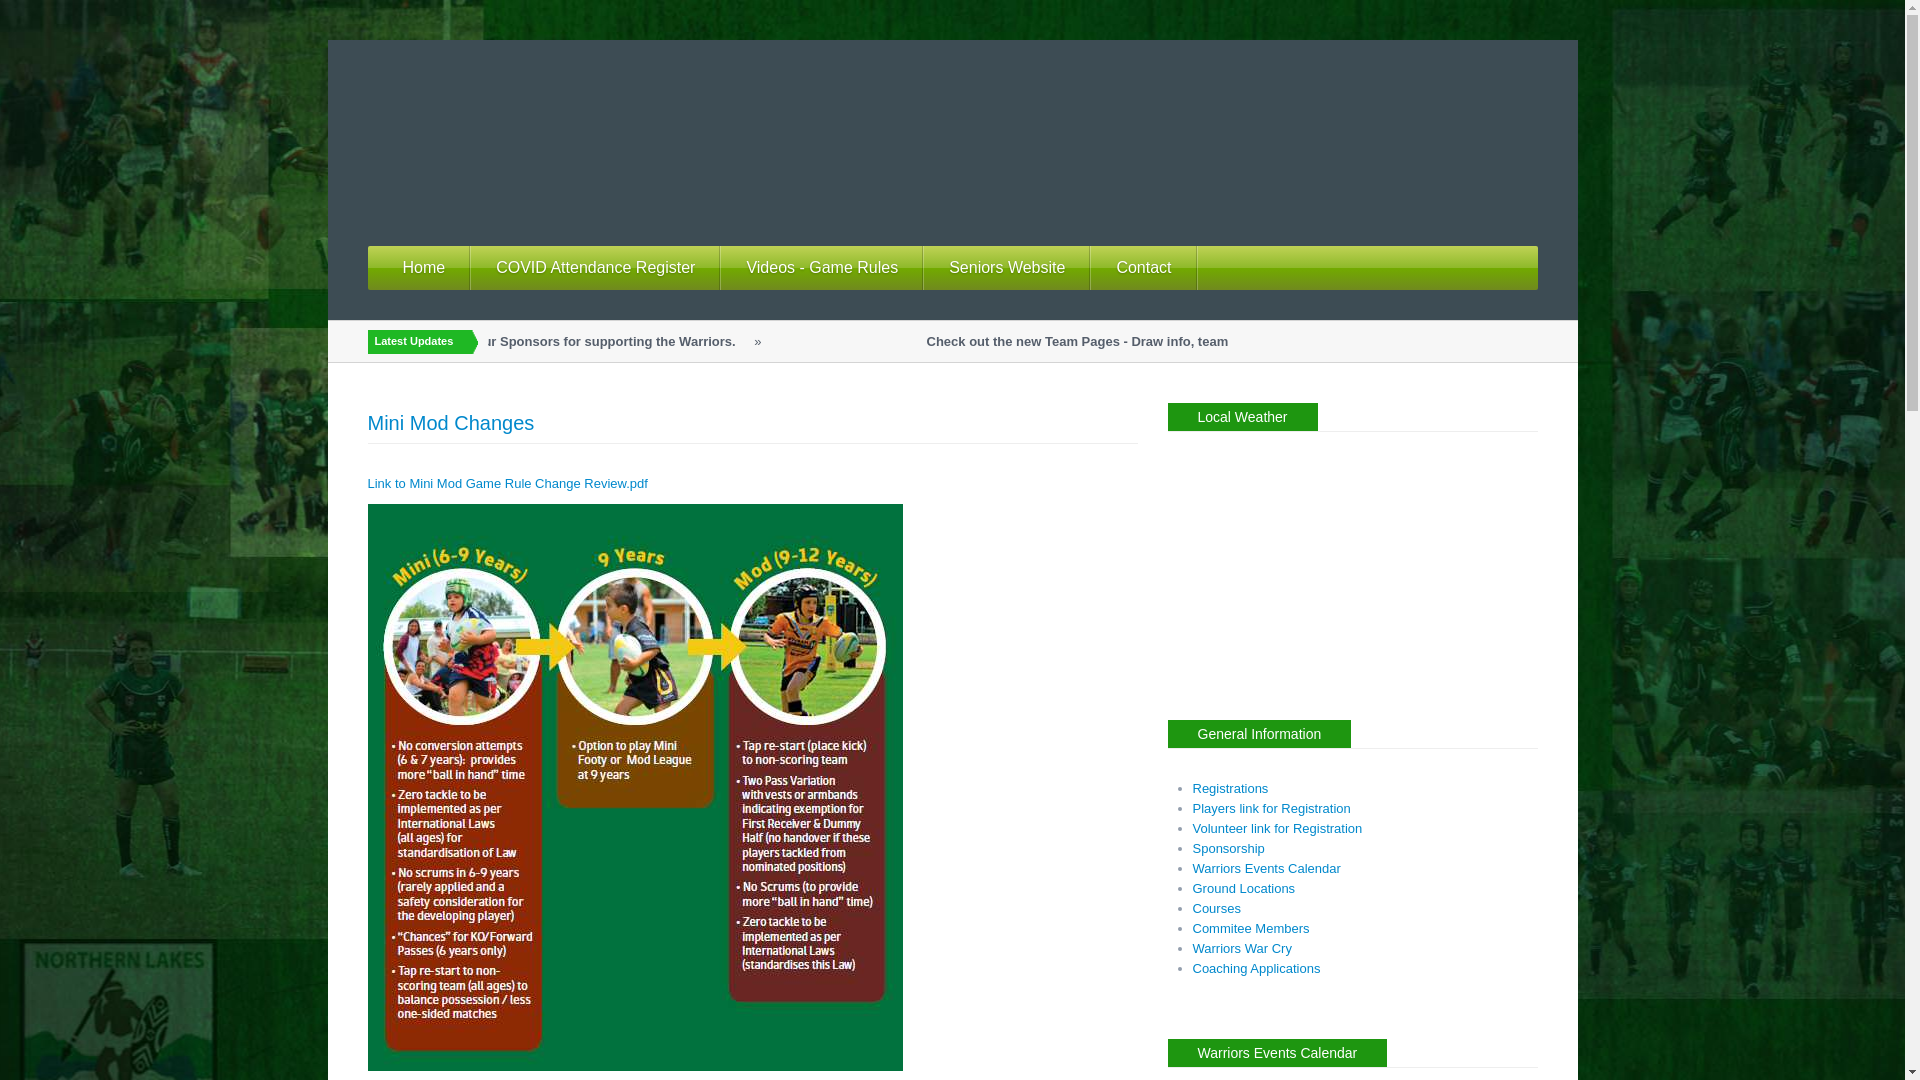 This screenshot has width=1920, height=1080. I want to click on 'Sponsorship', so click(1227, 848).